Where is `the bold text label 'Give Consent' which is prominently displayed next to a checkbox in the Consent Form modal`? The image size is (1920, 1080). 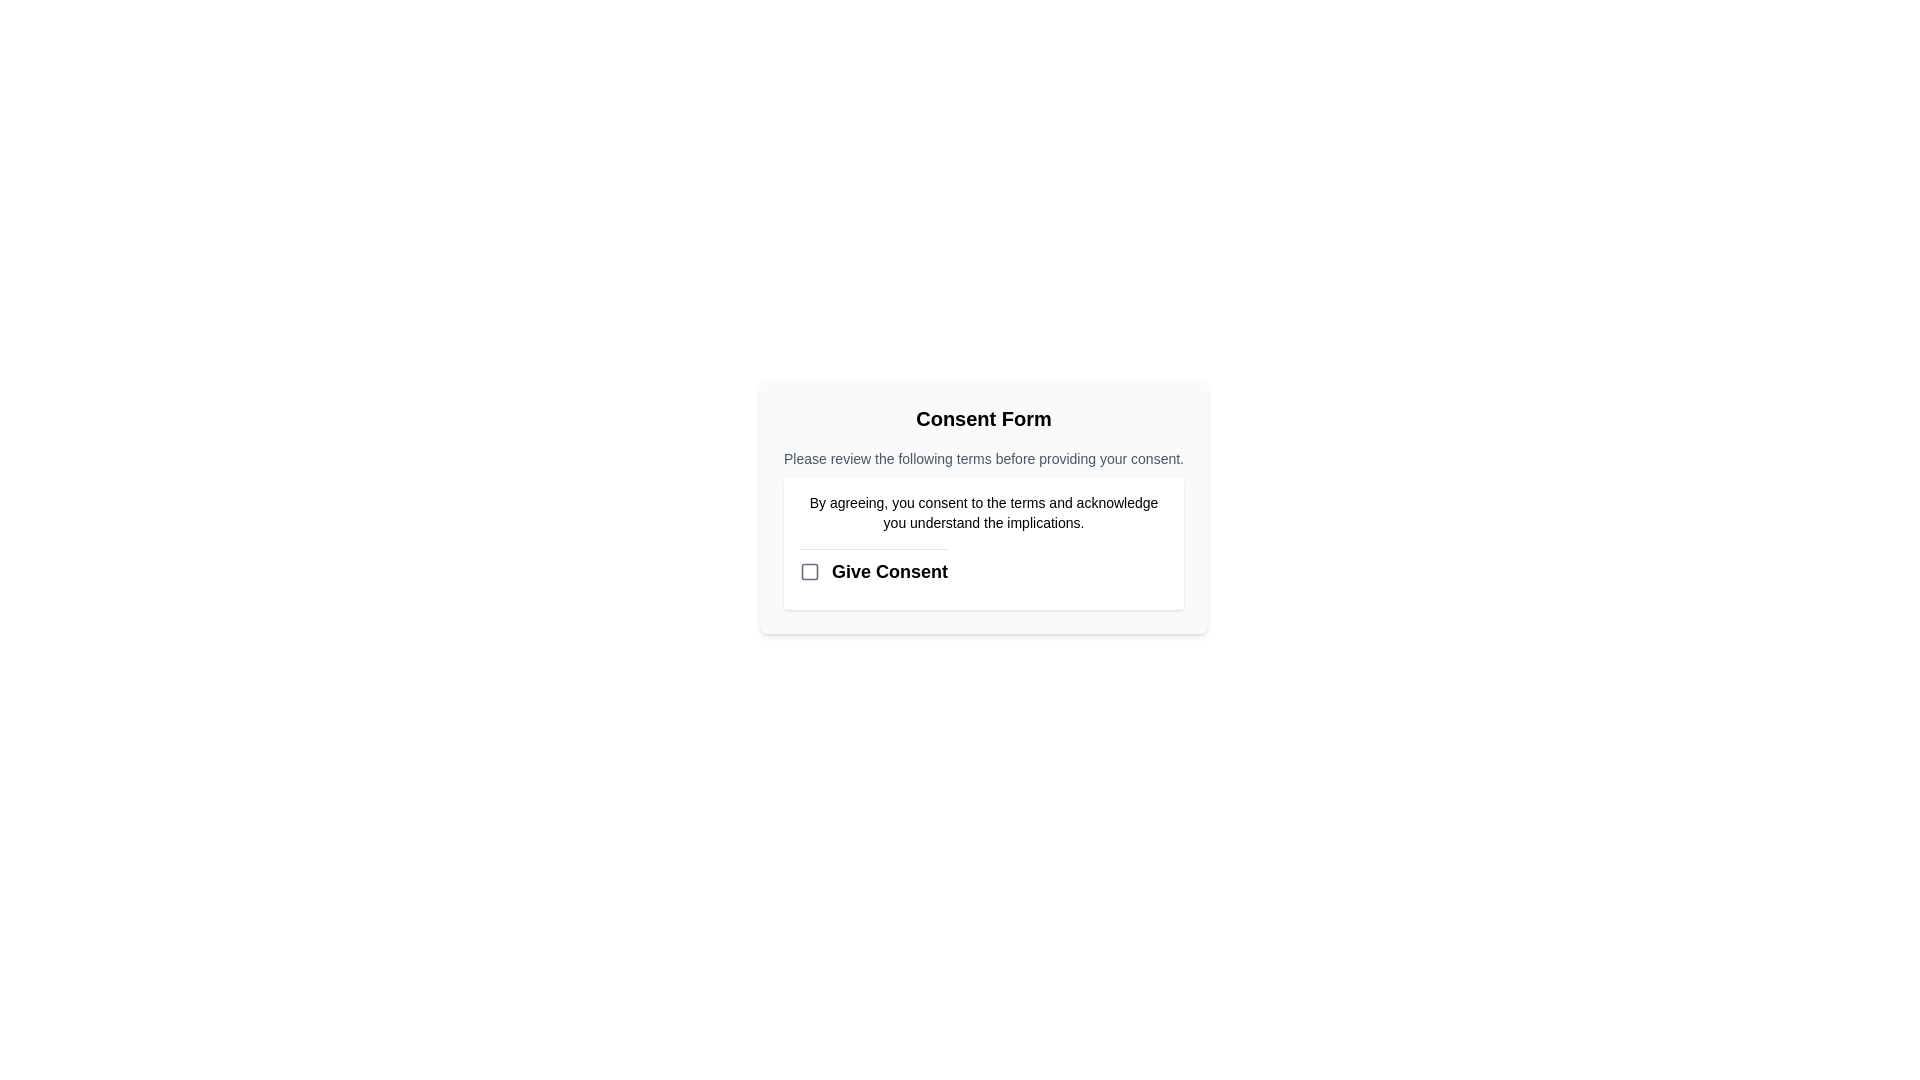 the bold text label 'Give Consent' which is prominently displayed next to a checkbox in the Consent Form modal is located at coordinates (889, 571).